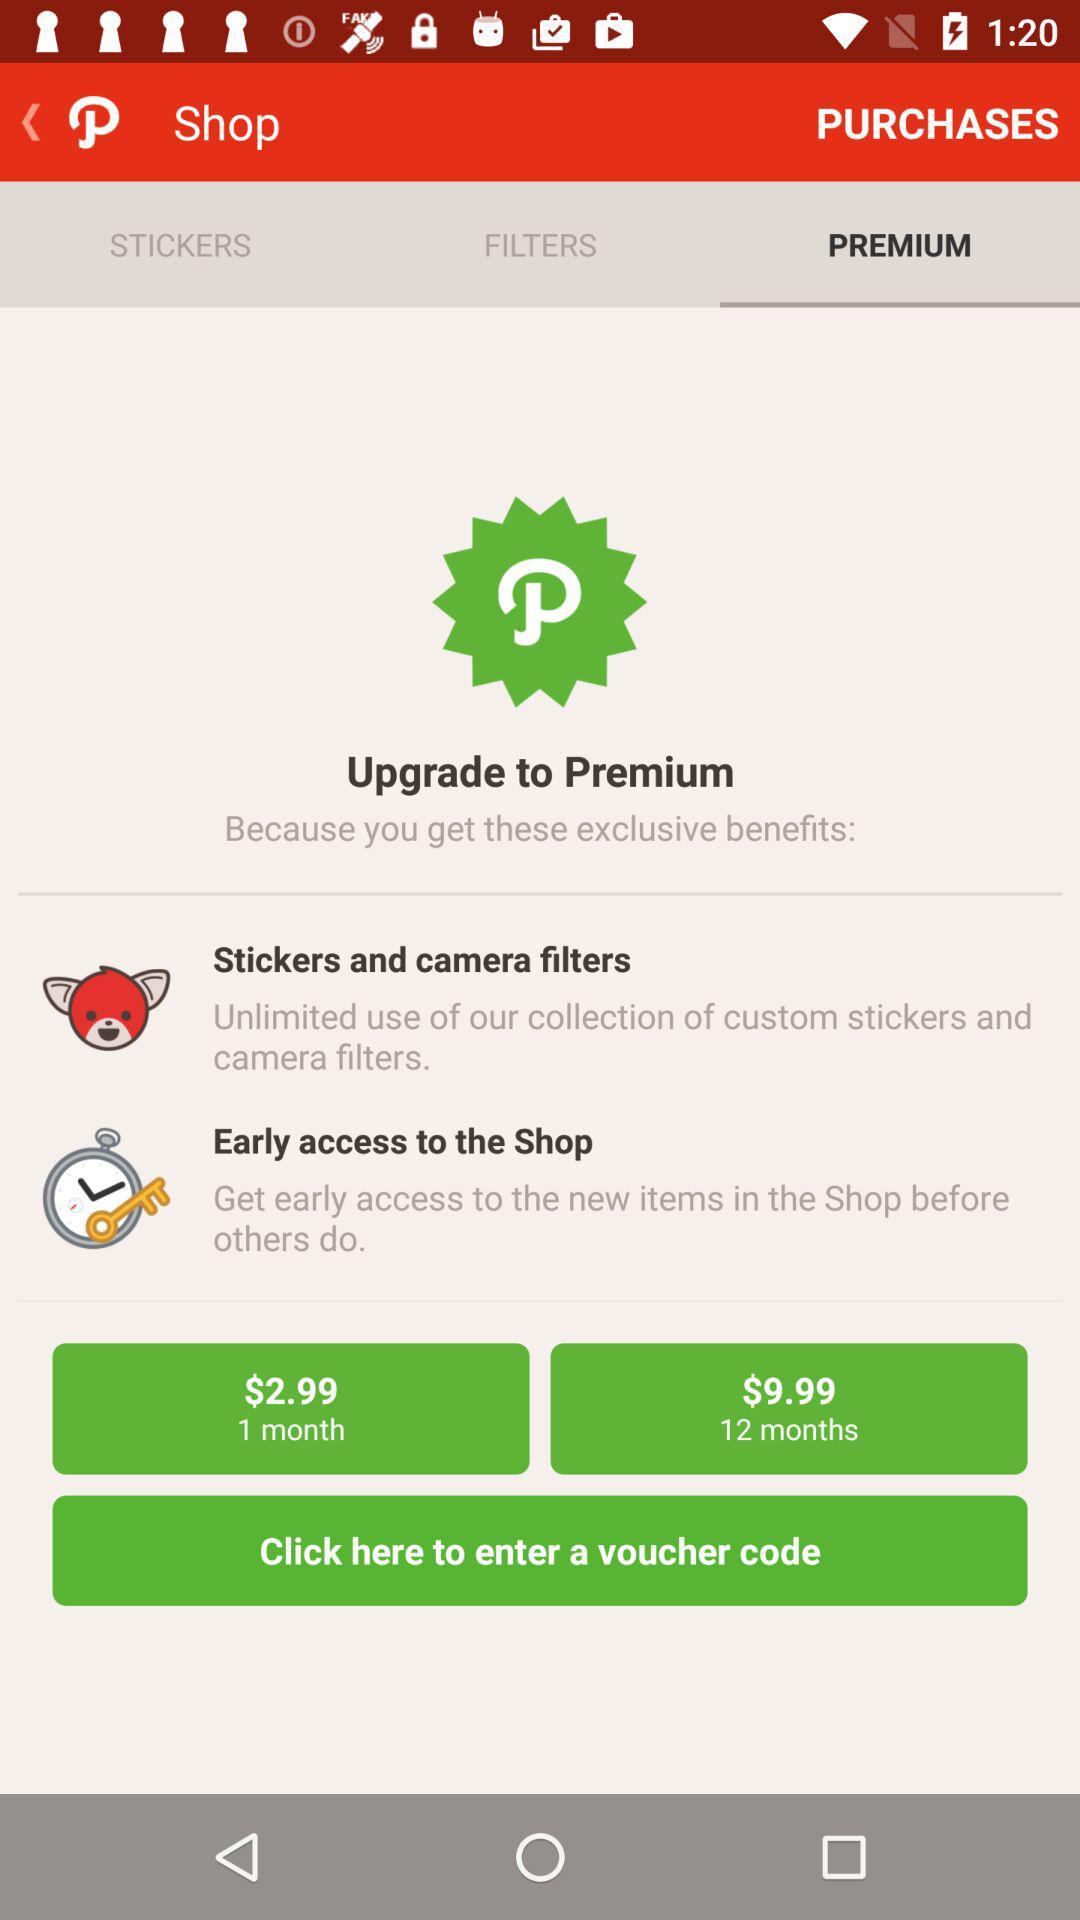 This screenshot has height=1920, width=1080. Describe the element at coordinates (540, 1549) in the screenshot. I see `the click here to item` at that location.